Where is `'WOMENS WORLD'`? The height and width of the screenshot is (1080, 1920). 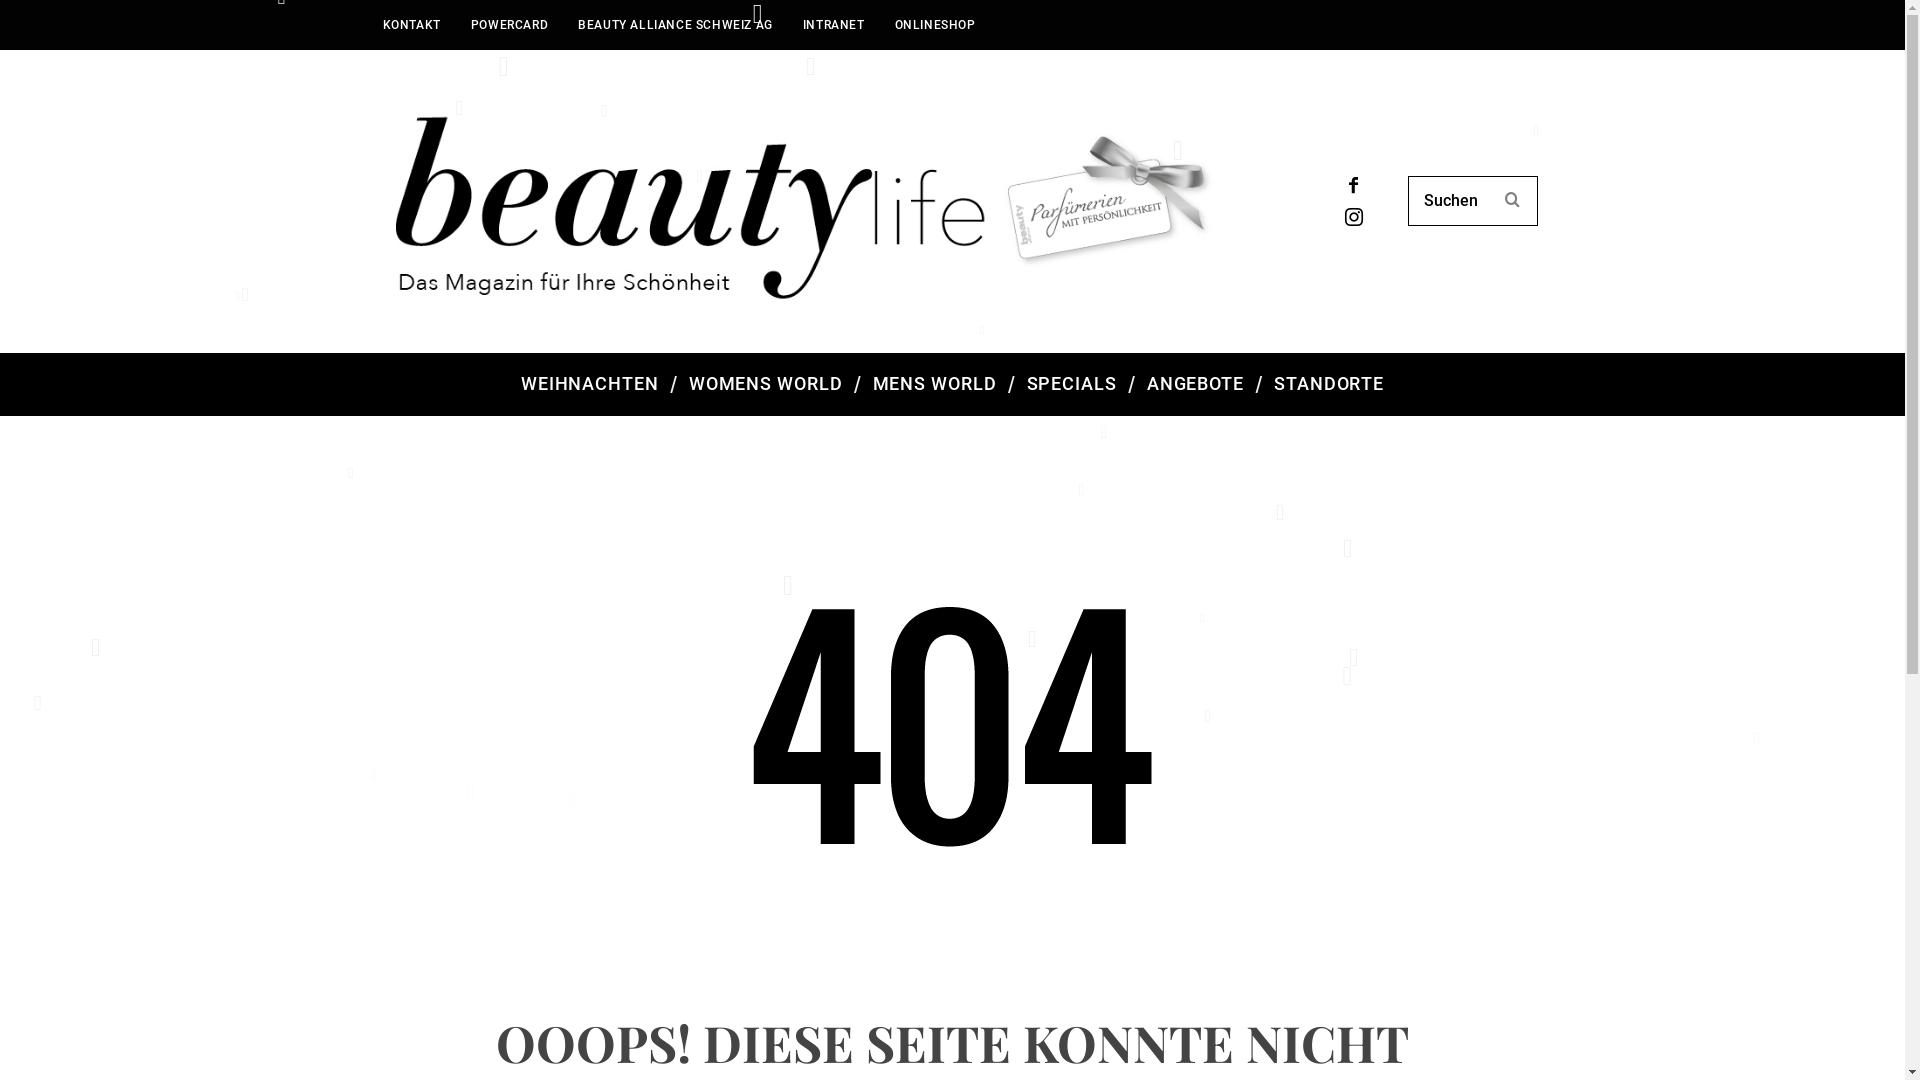
'WOMENS WORLD' is located at coordinates (673, 384).